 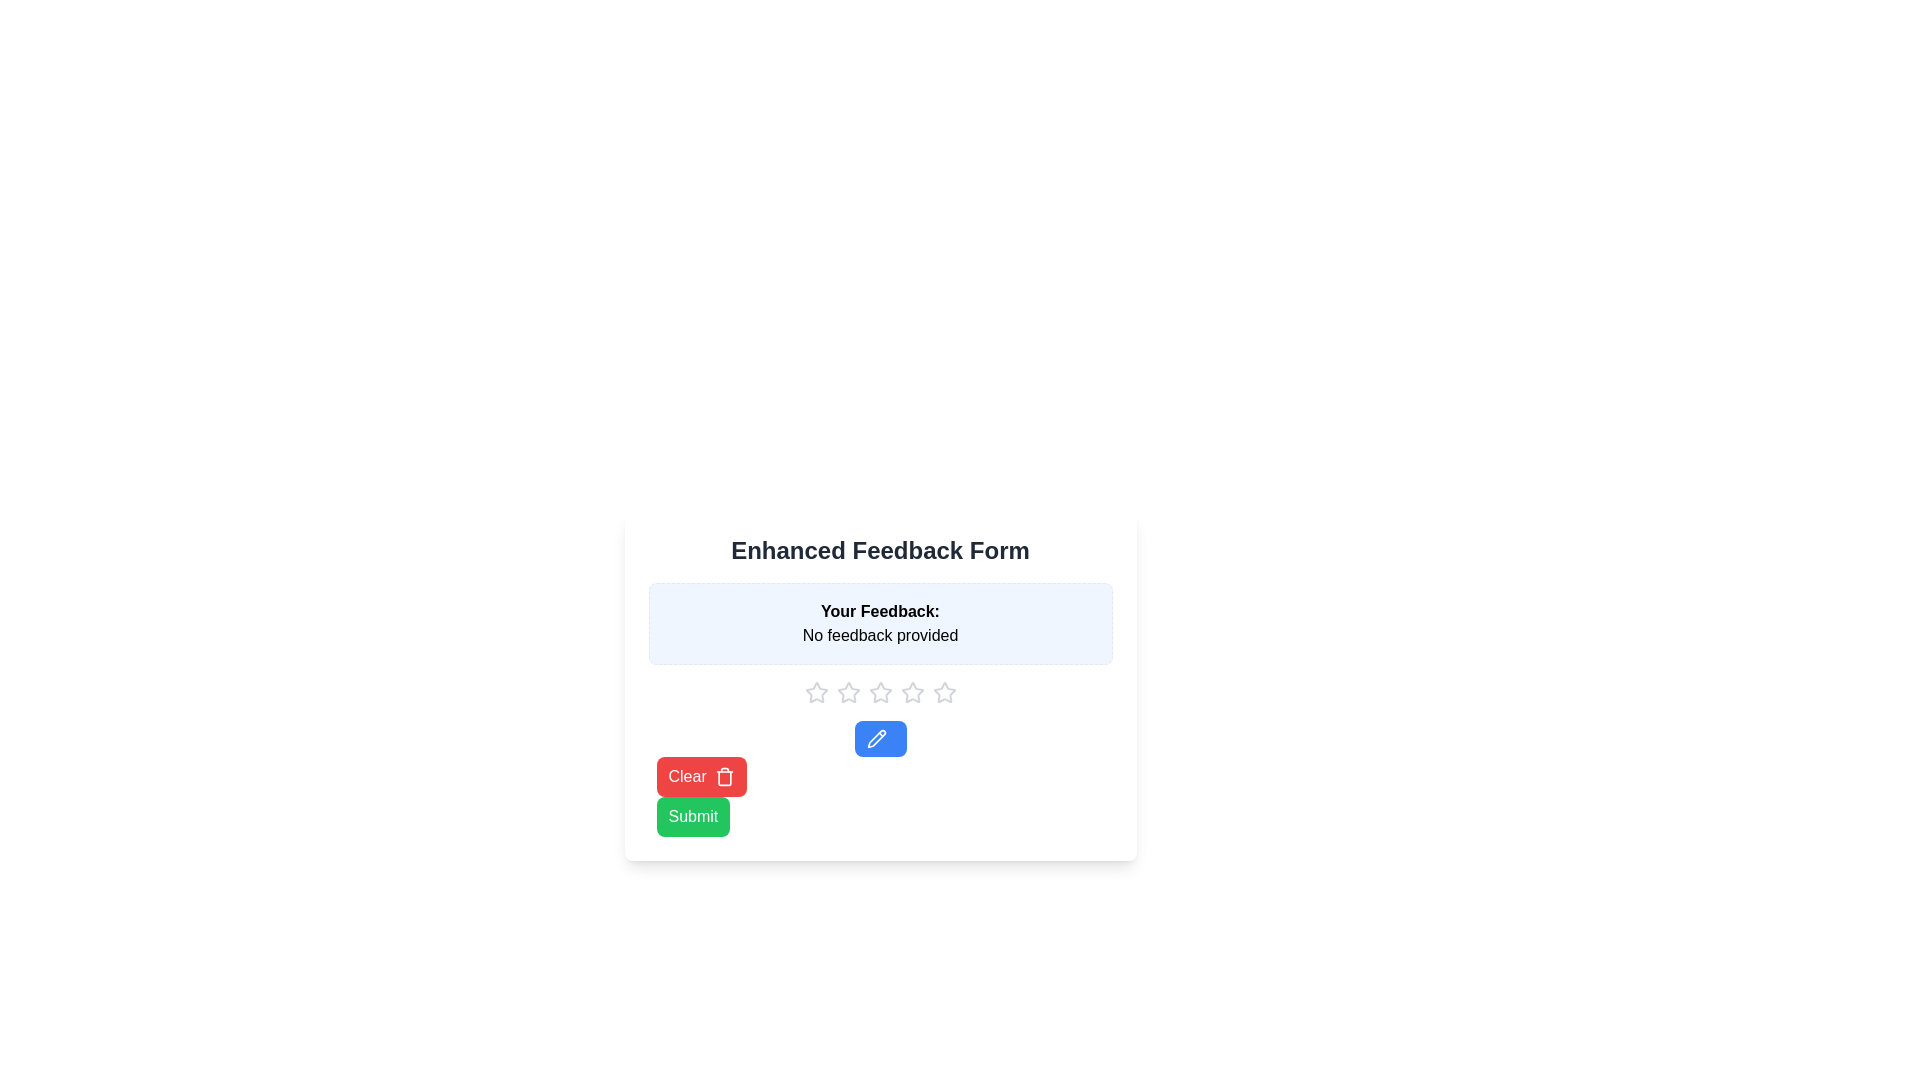 I want to click on the trash can icon located centrally within the red 'Clear' button, so click(x=723, y=775).